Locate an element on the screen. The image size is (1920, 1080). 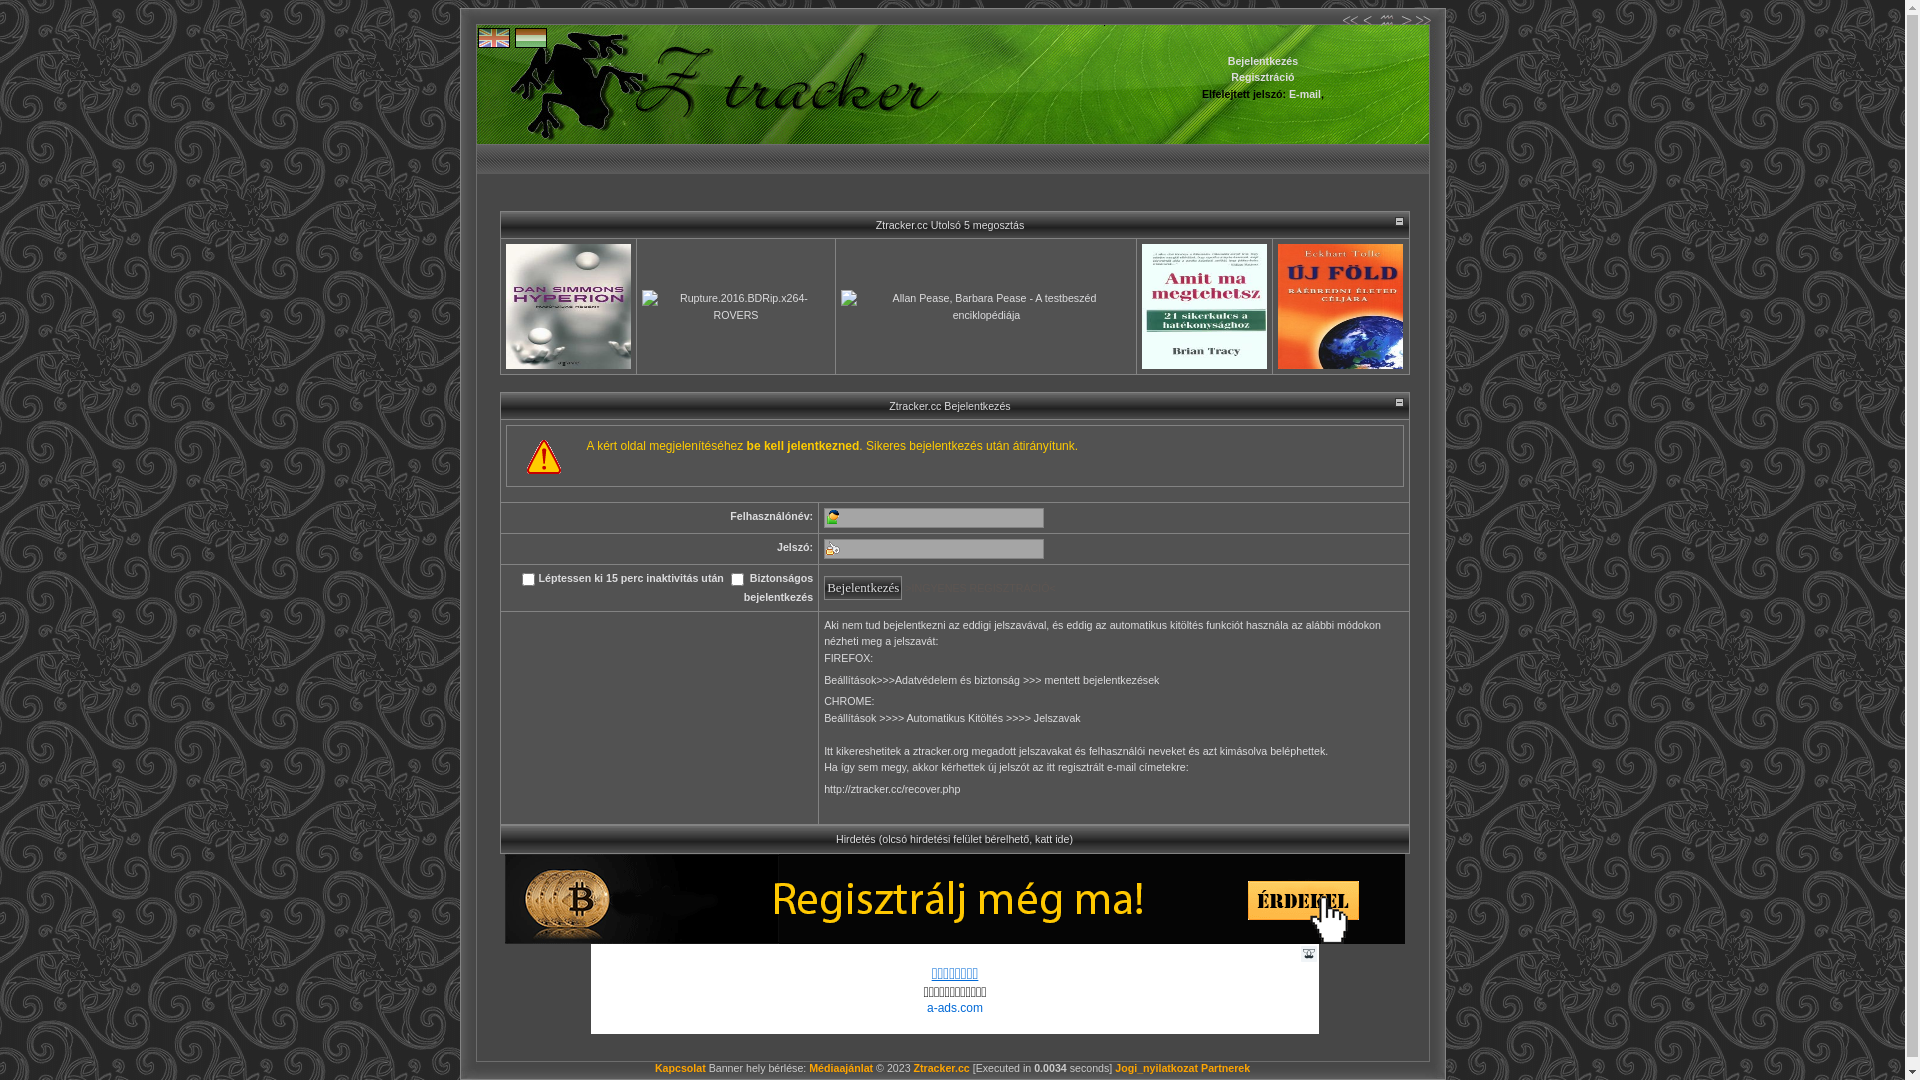
'Kapcsolat' is located at coordinates (680, 1067).